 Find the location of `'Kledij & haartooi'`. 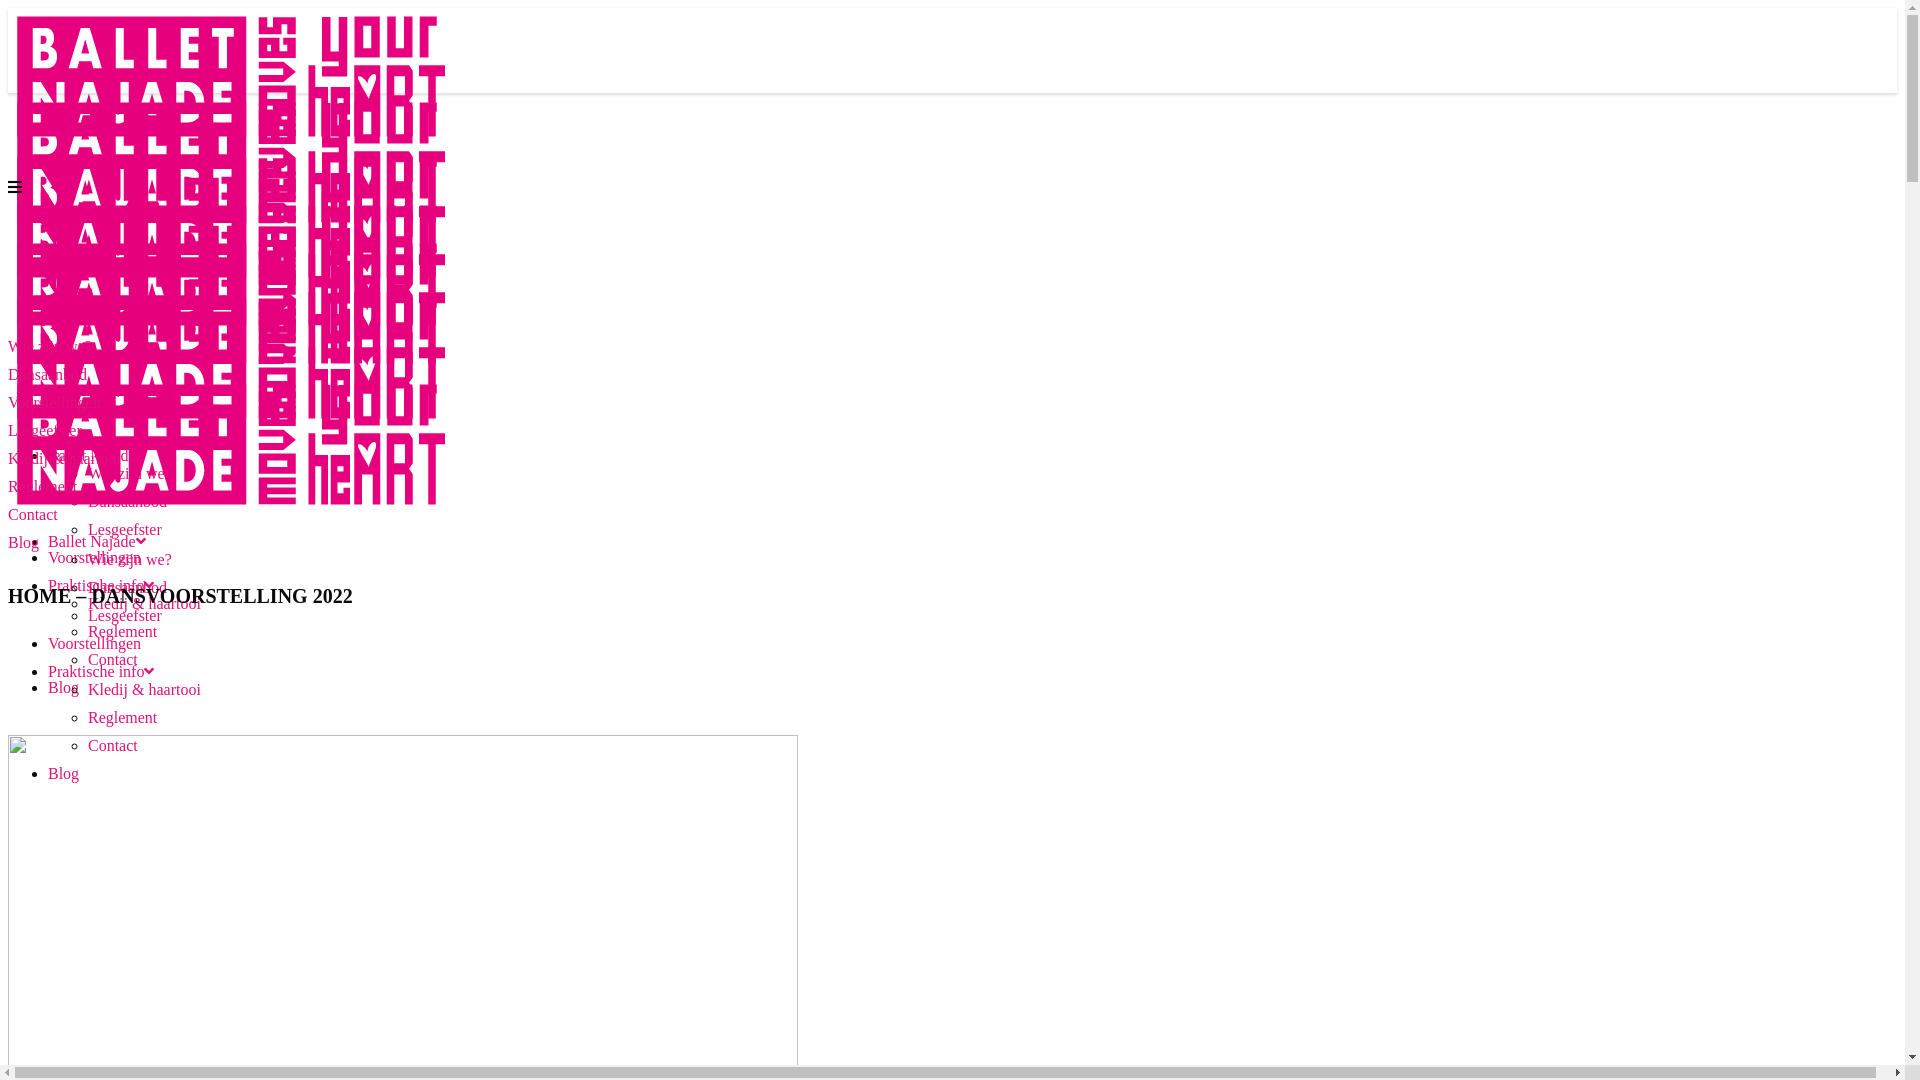

'Kledij & haartooi' is located at coordinates (143, 688).